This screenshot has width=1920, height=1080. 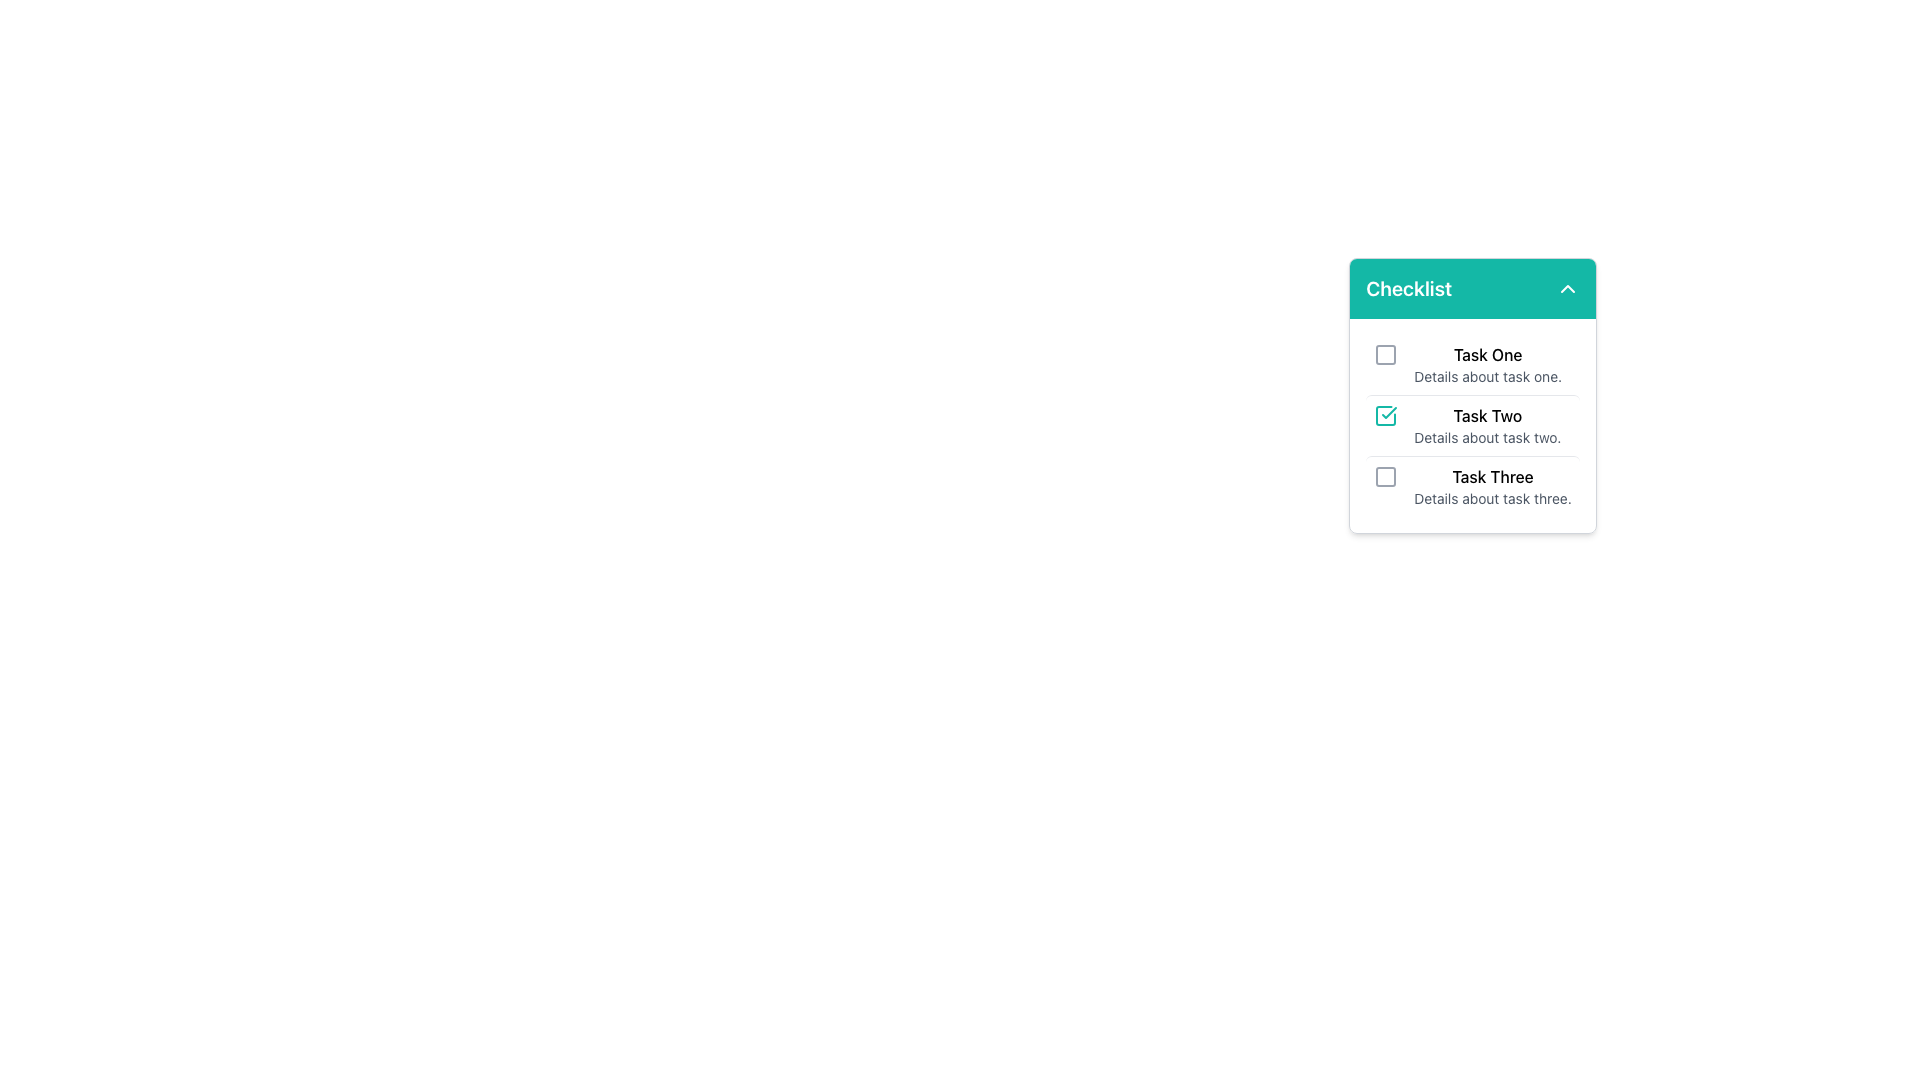 I want to click on the checked checkbox labeled 'Task Two' and its accompanying text 'Details about task two.' in the Checklist section, so click(x=1473, y=423).